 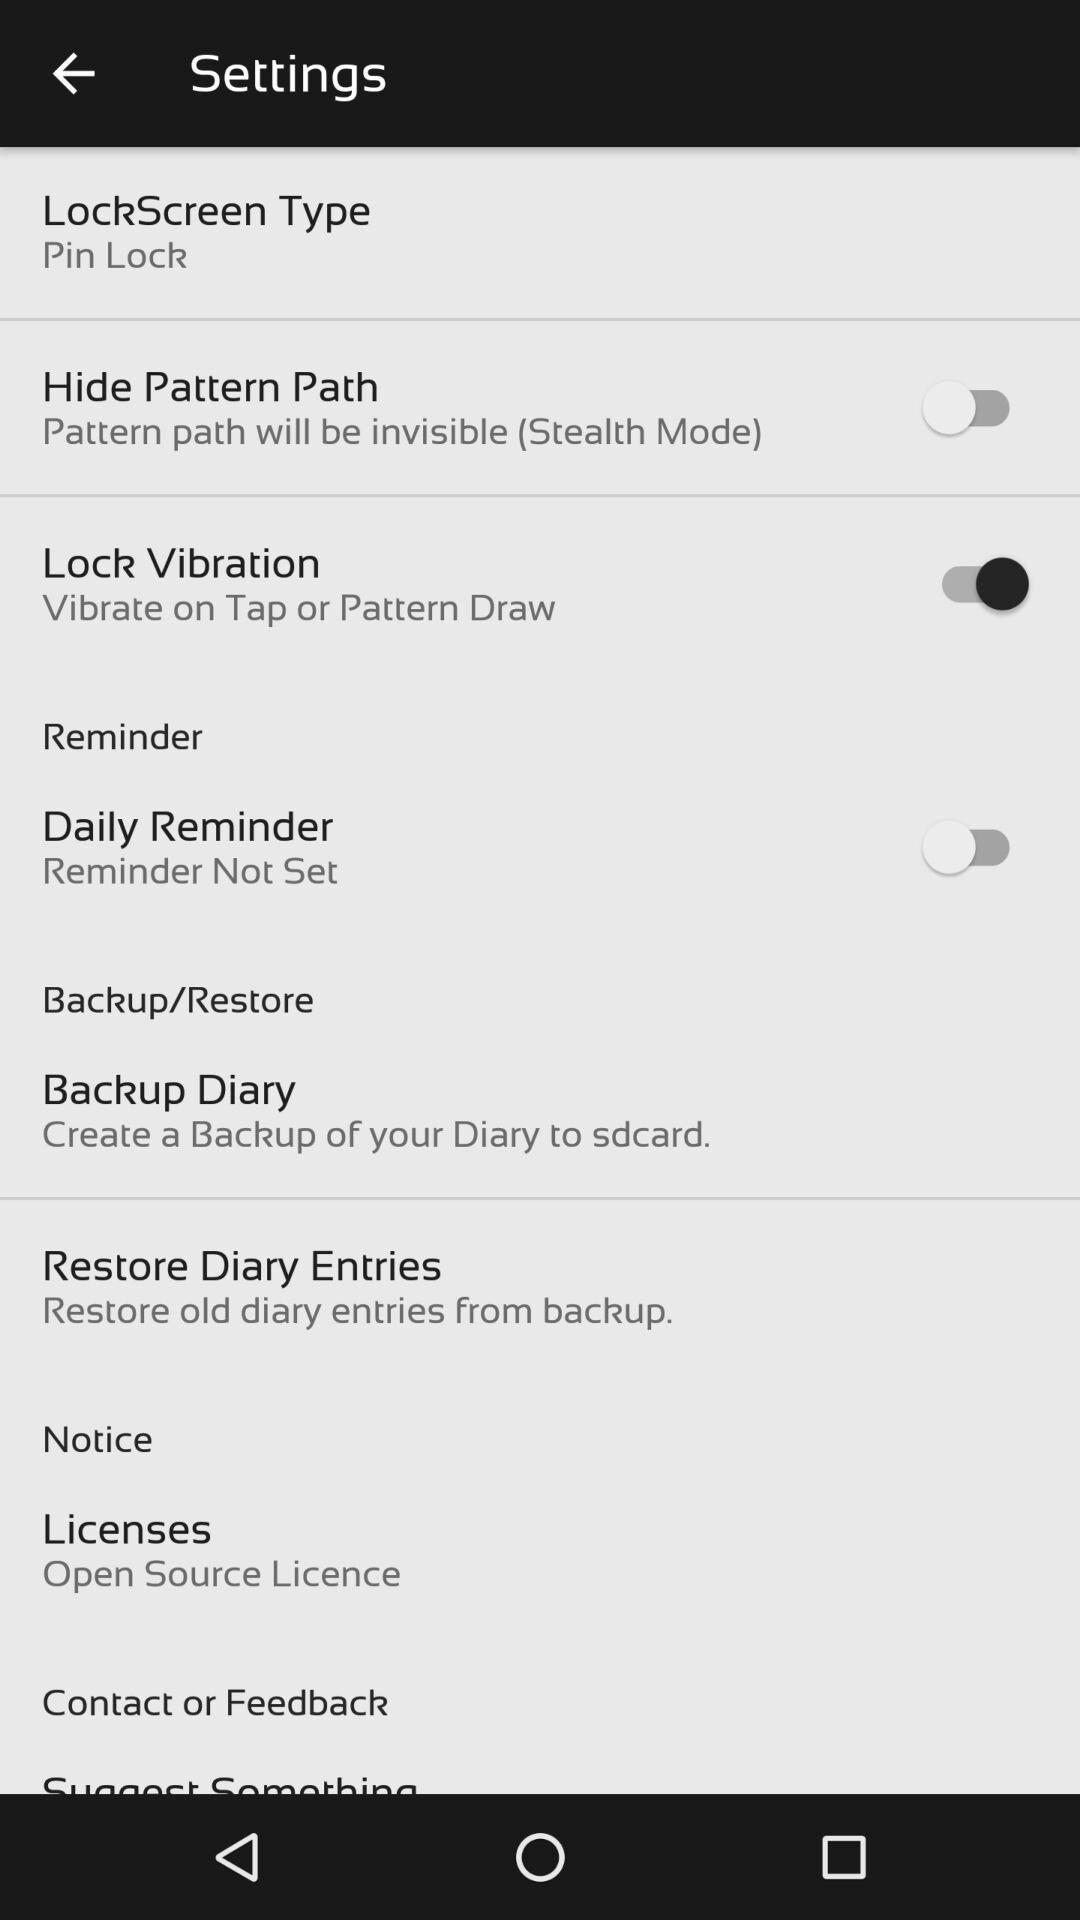 I want to click on the icon above the hide pattern path, so click(x=114, y=253).